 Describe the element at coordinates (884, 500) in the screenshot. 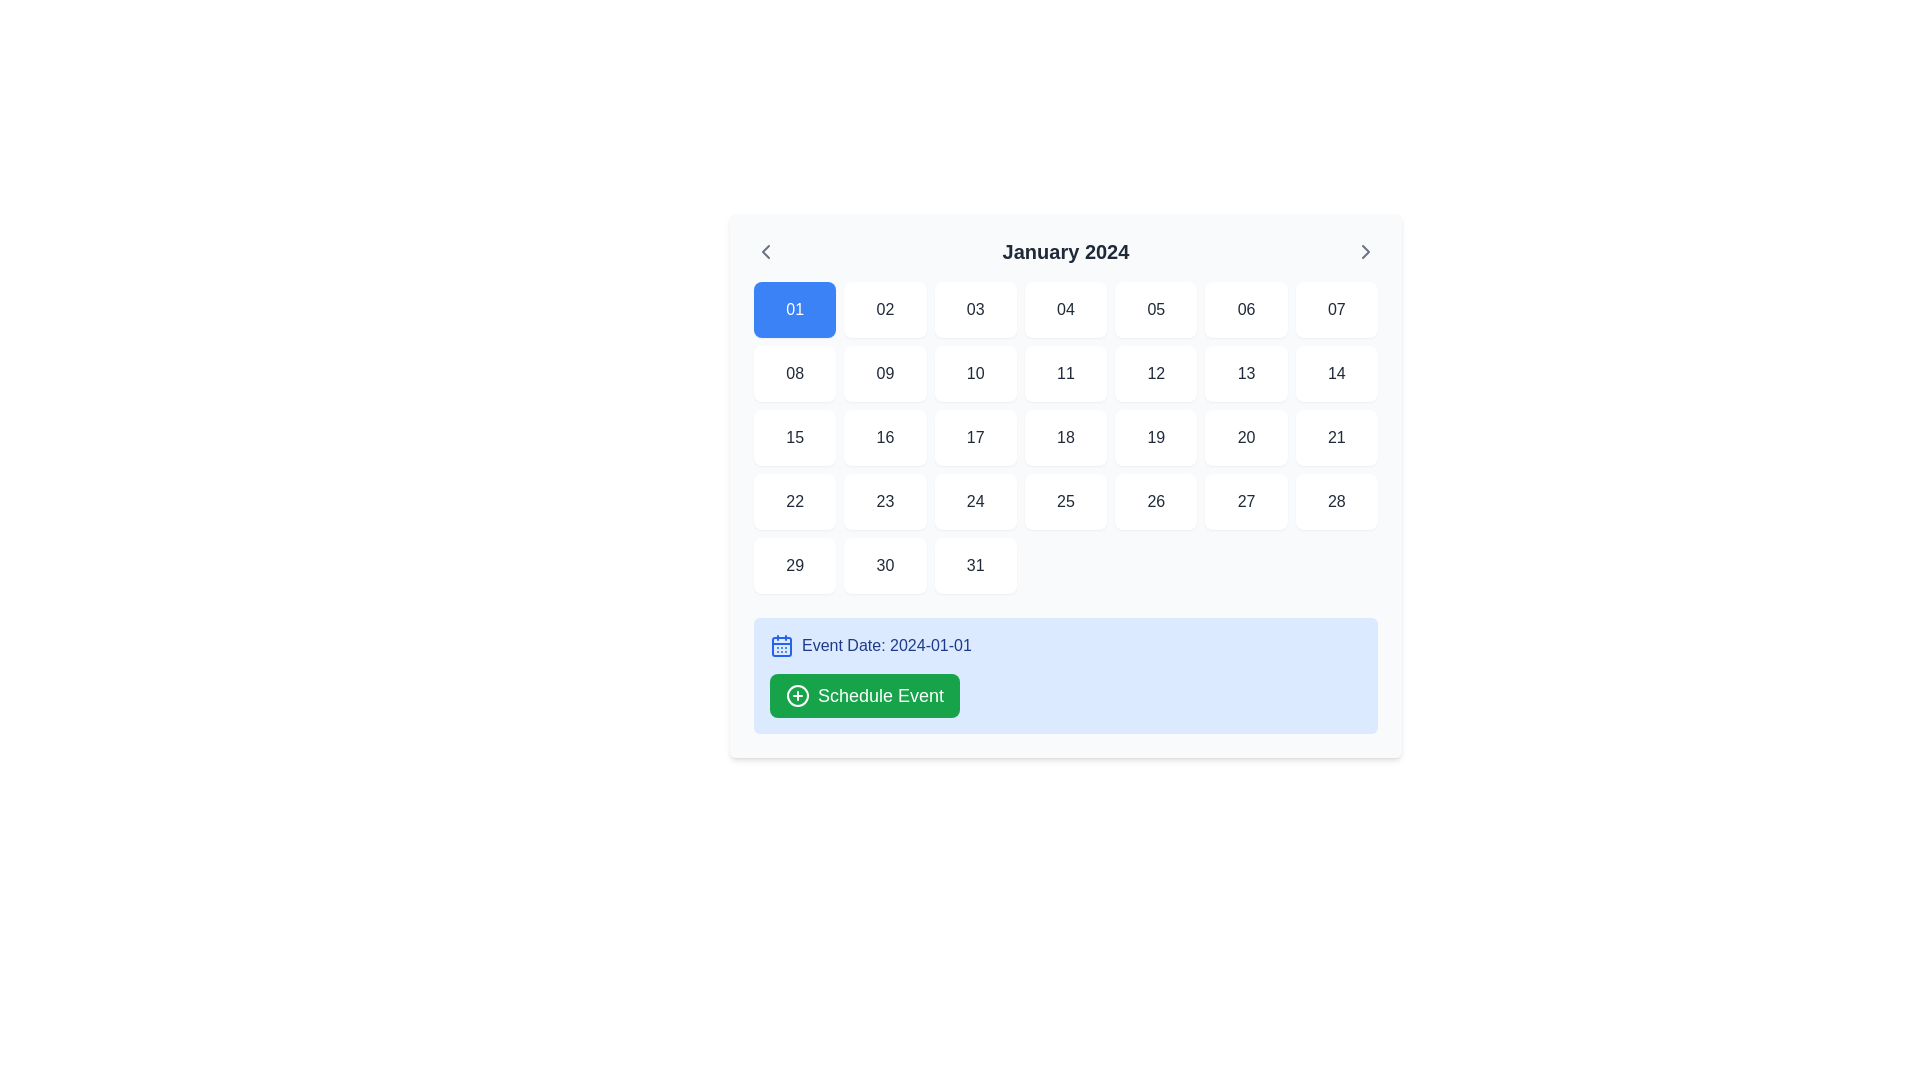

I see `the button that allows users to select the 23rd day of the displayed month to visually highlight it` at that location.